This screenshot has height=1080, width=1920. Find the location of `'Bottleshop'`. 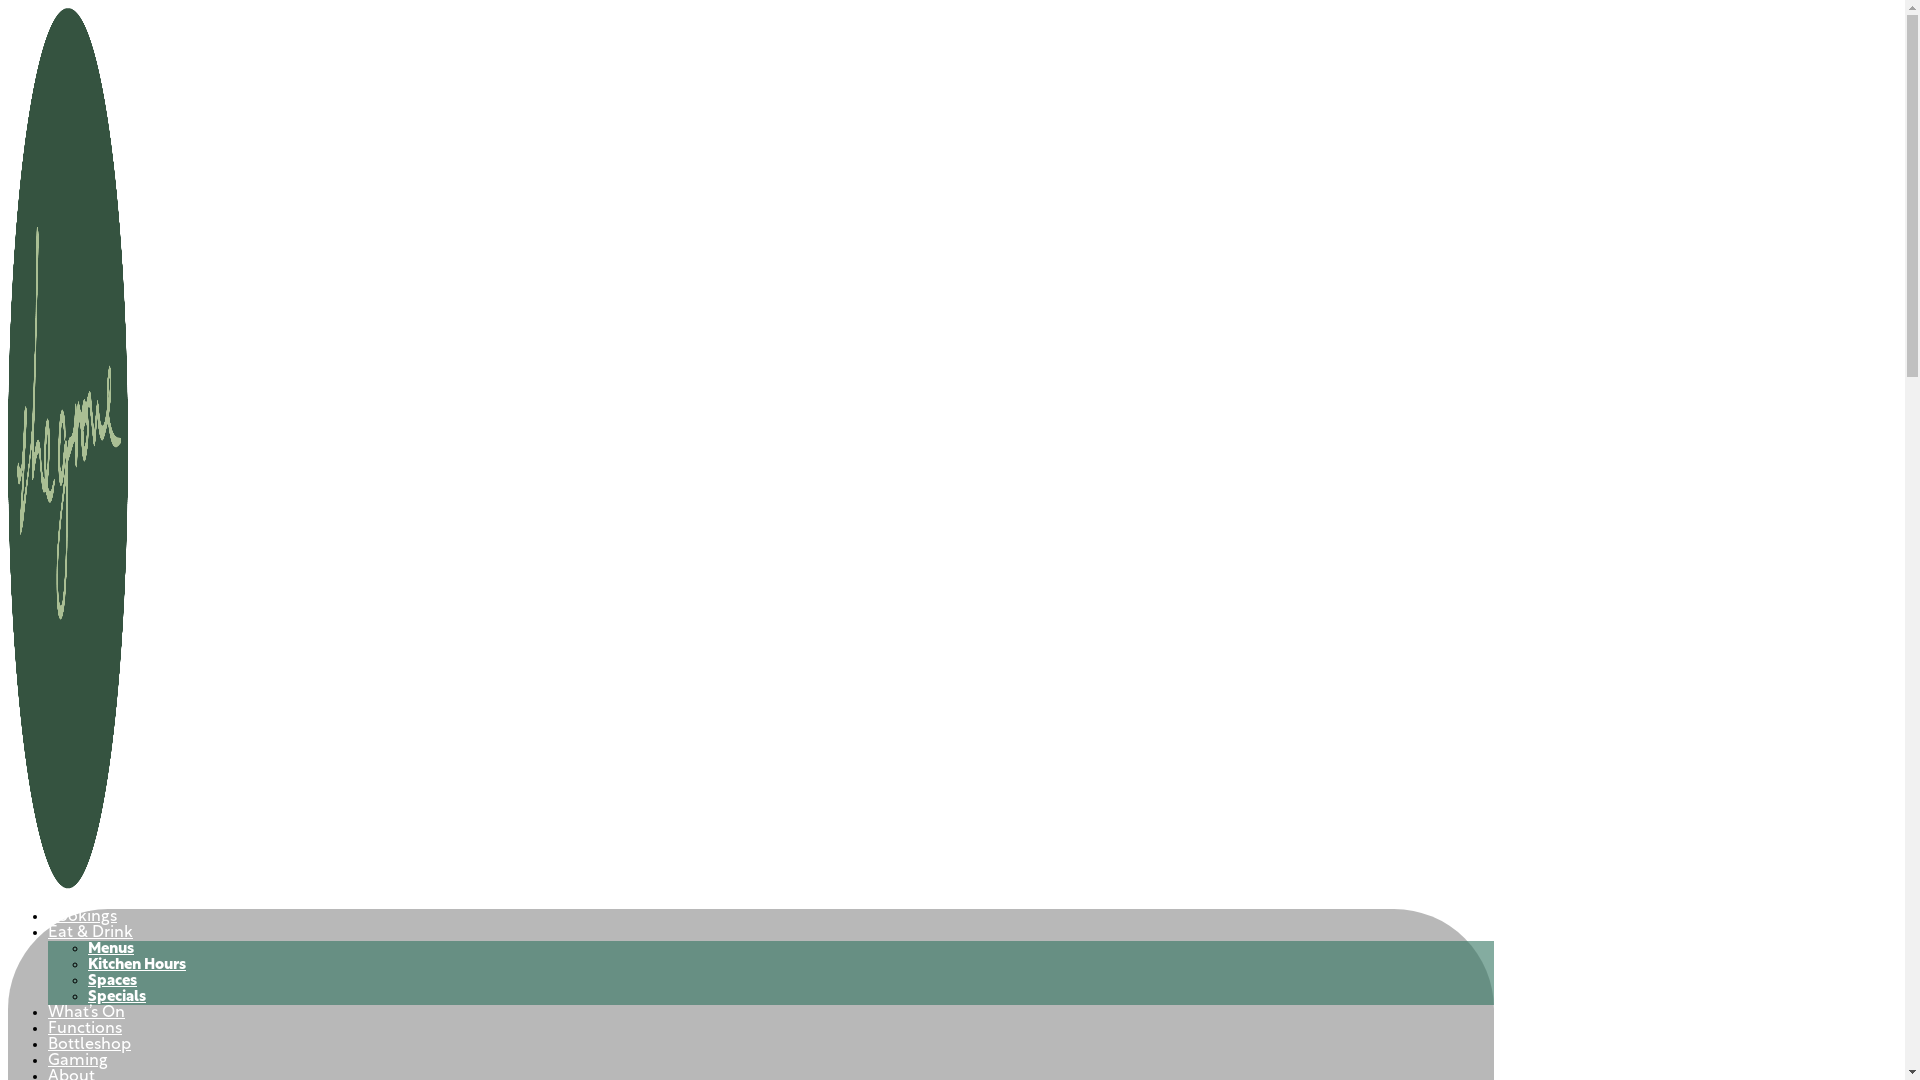

'Bottleshop' is located at coordinates (88, 1044).